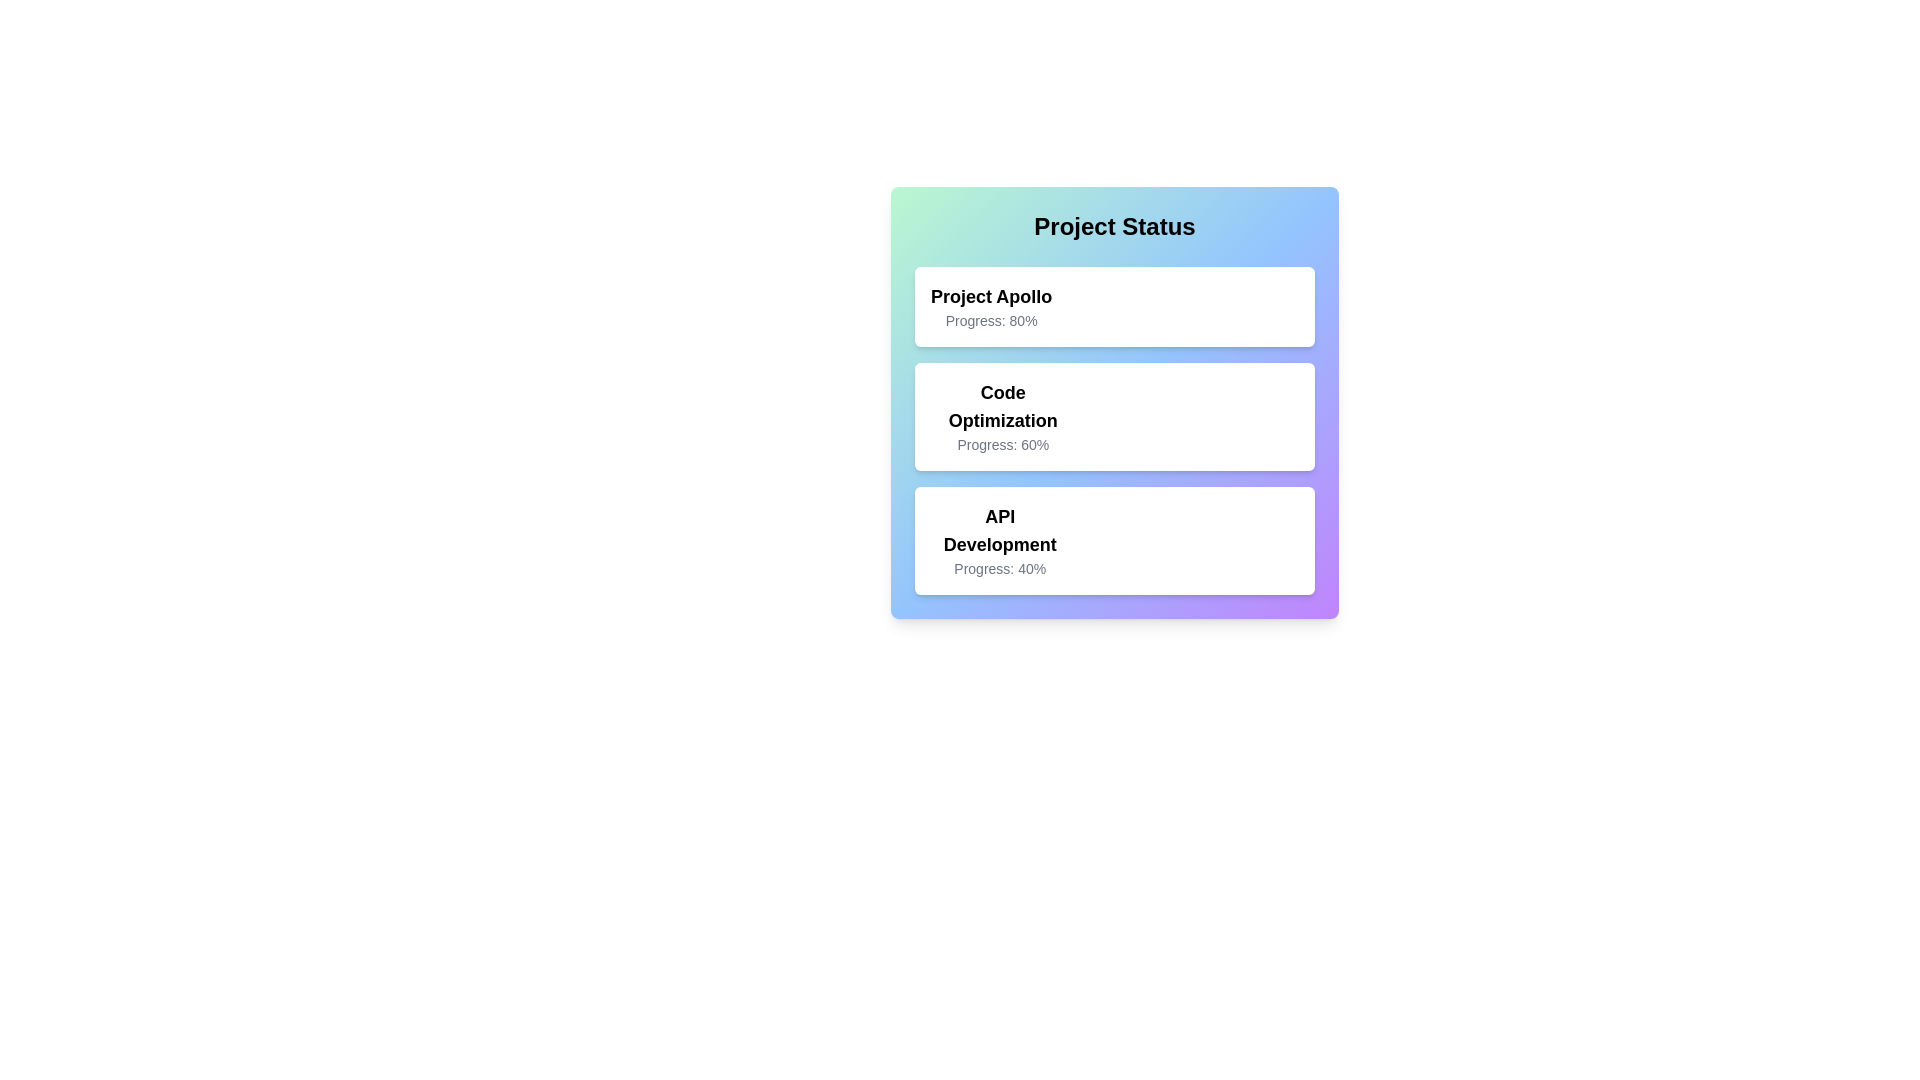 Image resolution: width=1920 pixels, height=1080 pixels. Describe the element at coordinates (1113, 415) in the screenshot. I see `the project card corresponding to Code Optimization` at that location.